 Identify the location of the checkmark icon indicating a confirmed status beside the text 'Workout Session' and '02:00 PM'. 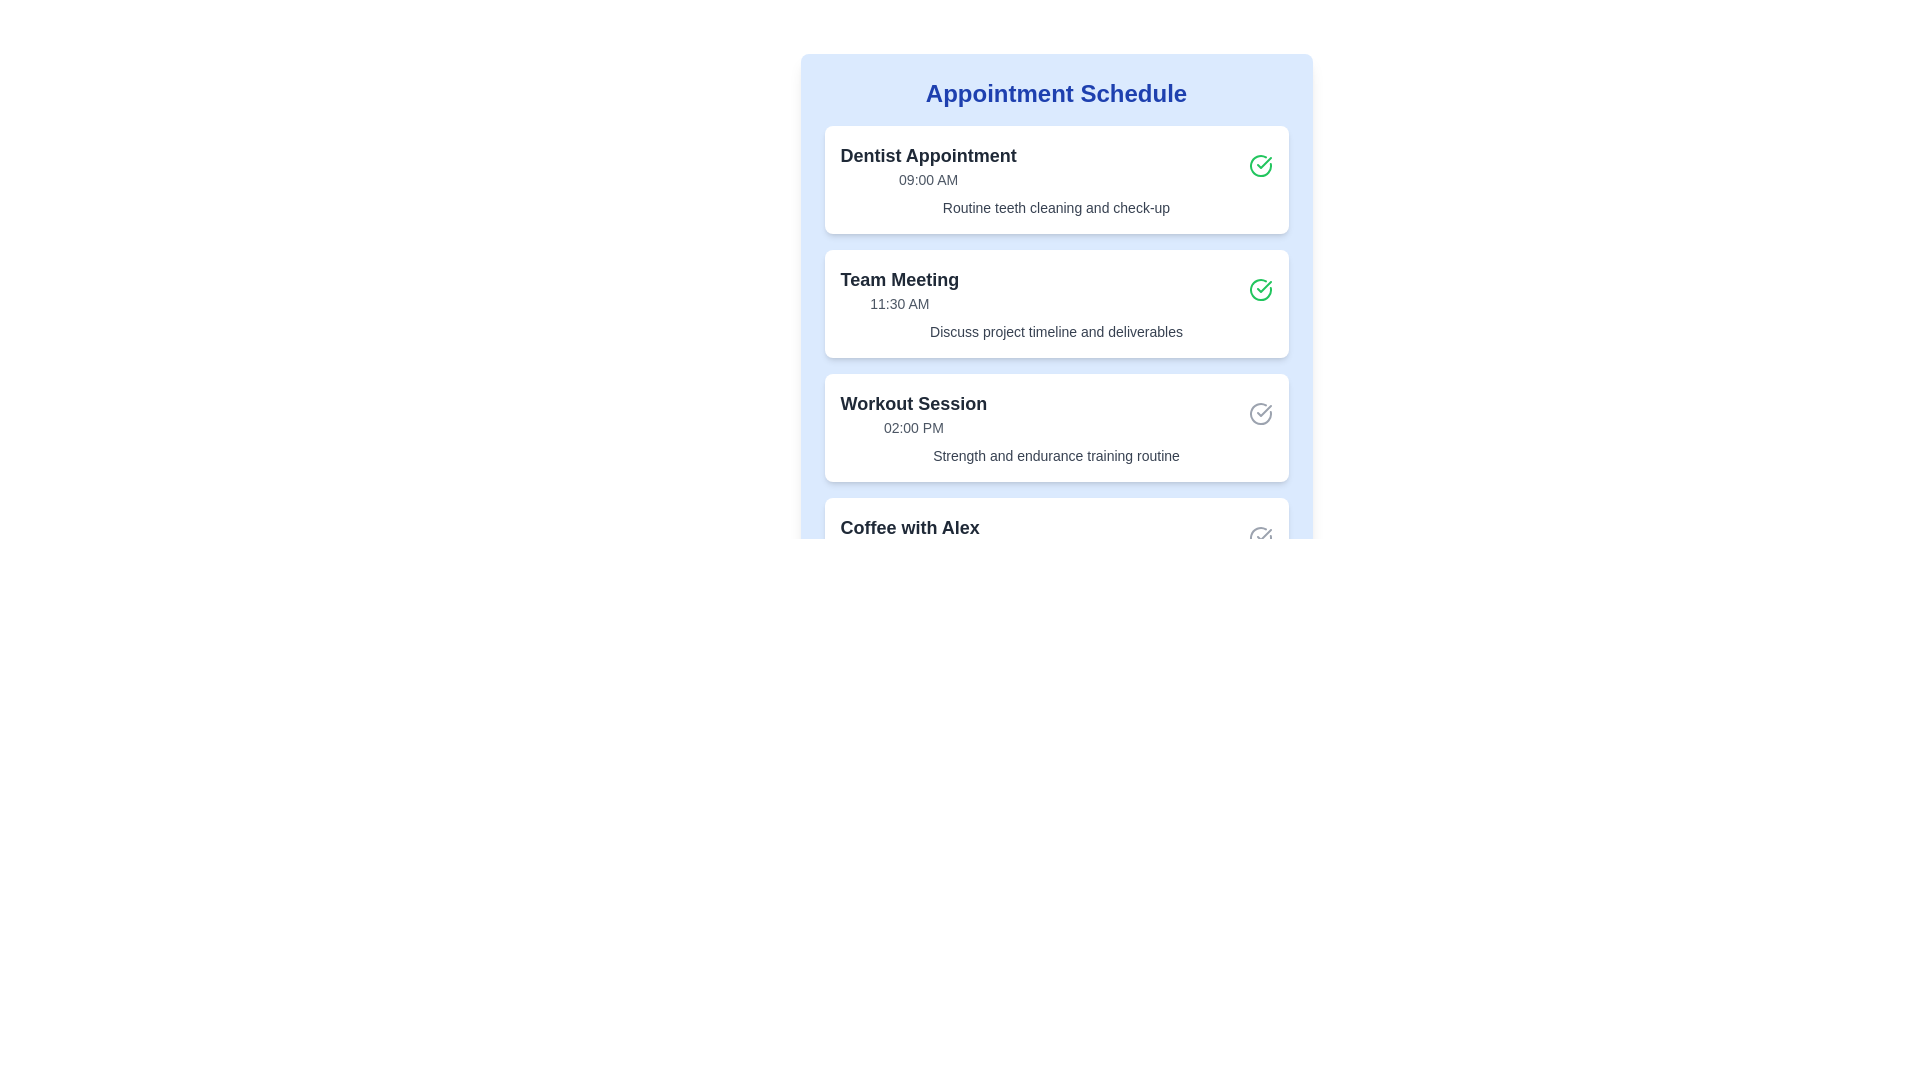
(1259, 412).